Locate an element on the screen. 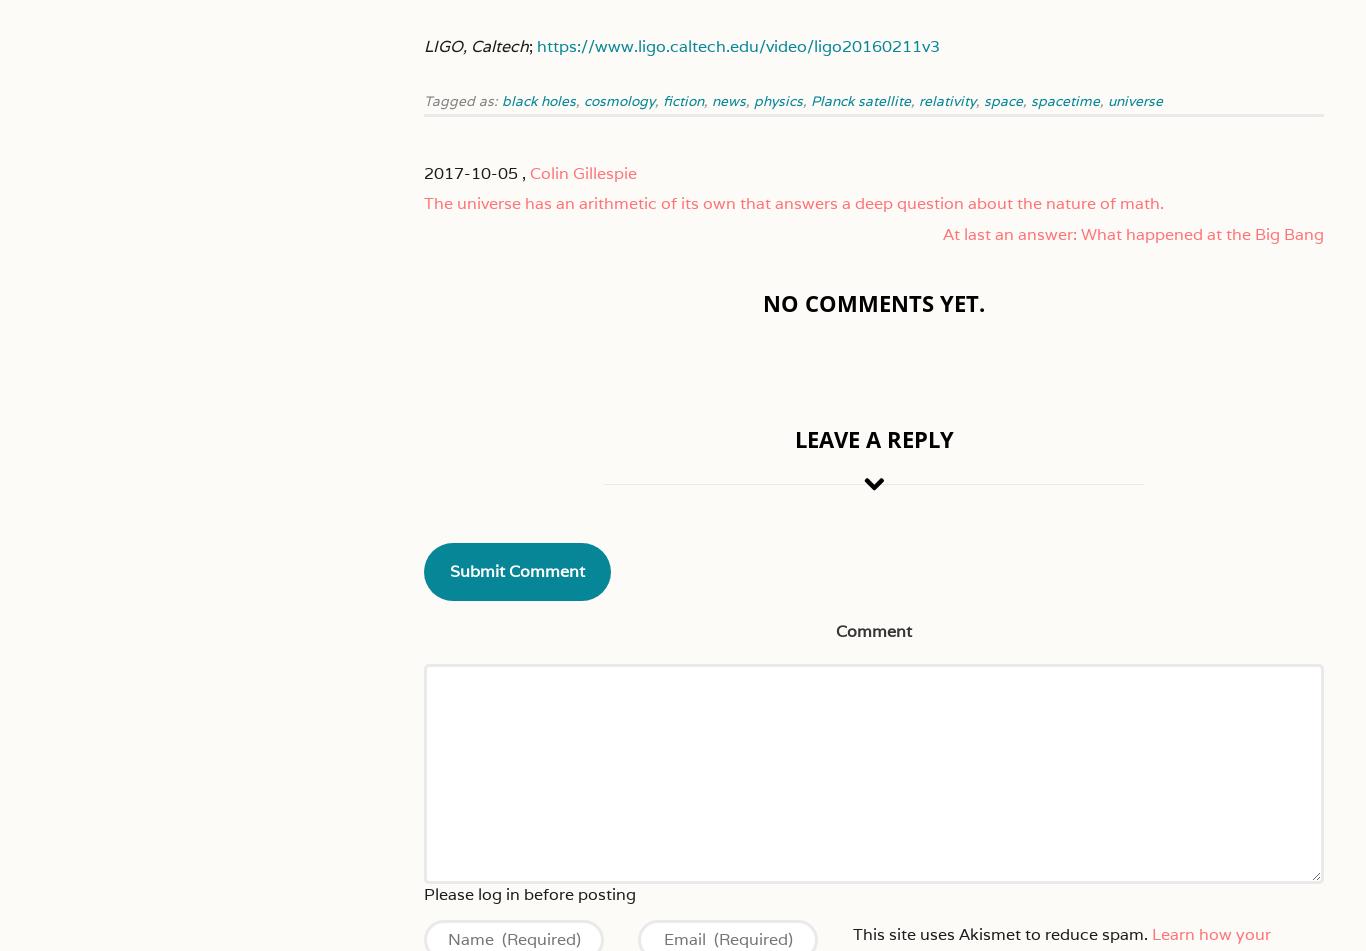 The height and width of the screenshot is (951, 1366). '2017-10-05	,' is located at coordinates (423, 172).